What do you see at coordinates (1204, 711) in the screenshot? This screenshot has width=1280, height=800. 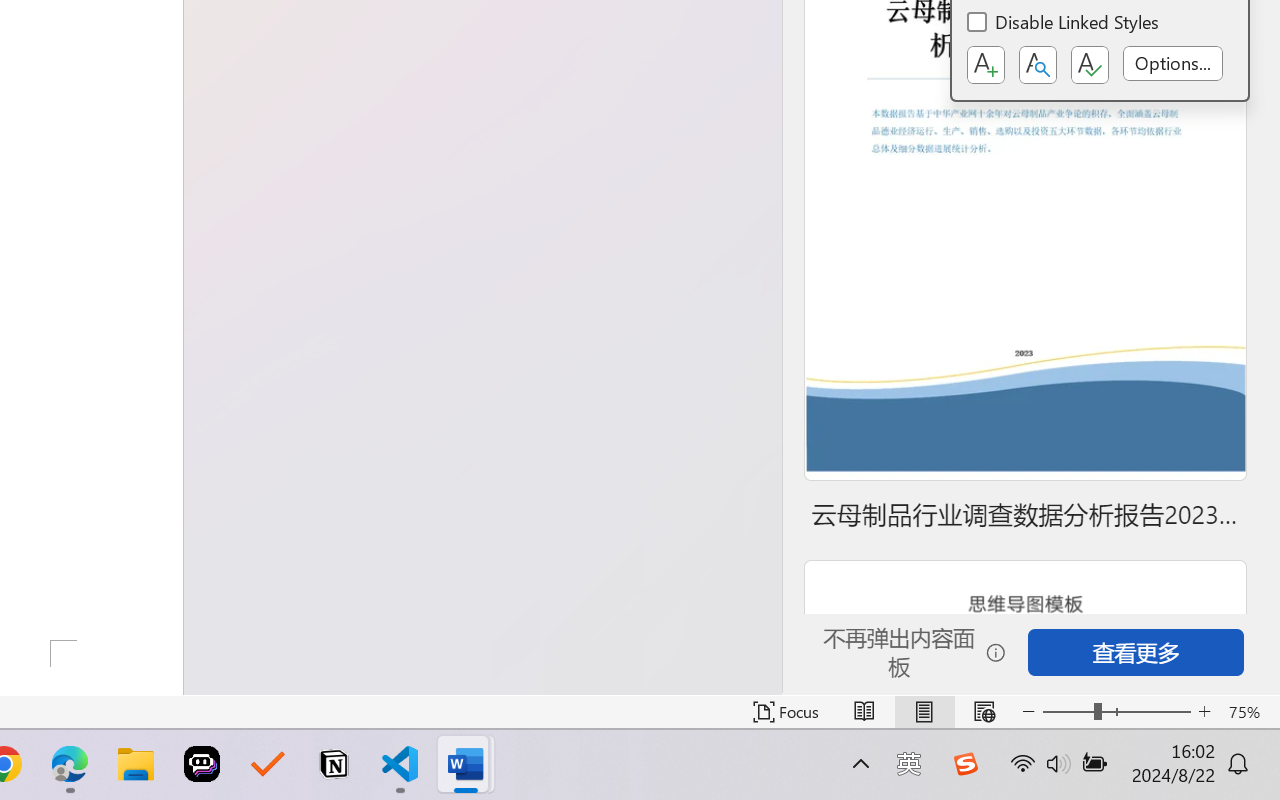 I see `'Zoom In'` at bounding box center [1204, 711].